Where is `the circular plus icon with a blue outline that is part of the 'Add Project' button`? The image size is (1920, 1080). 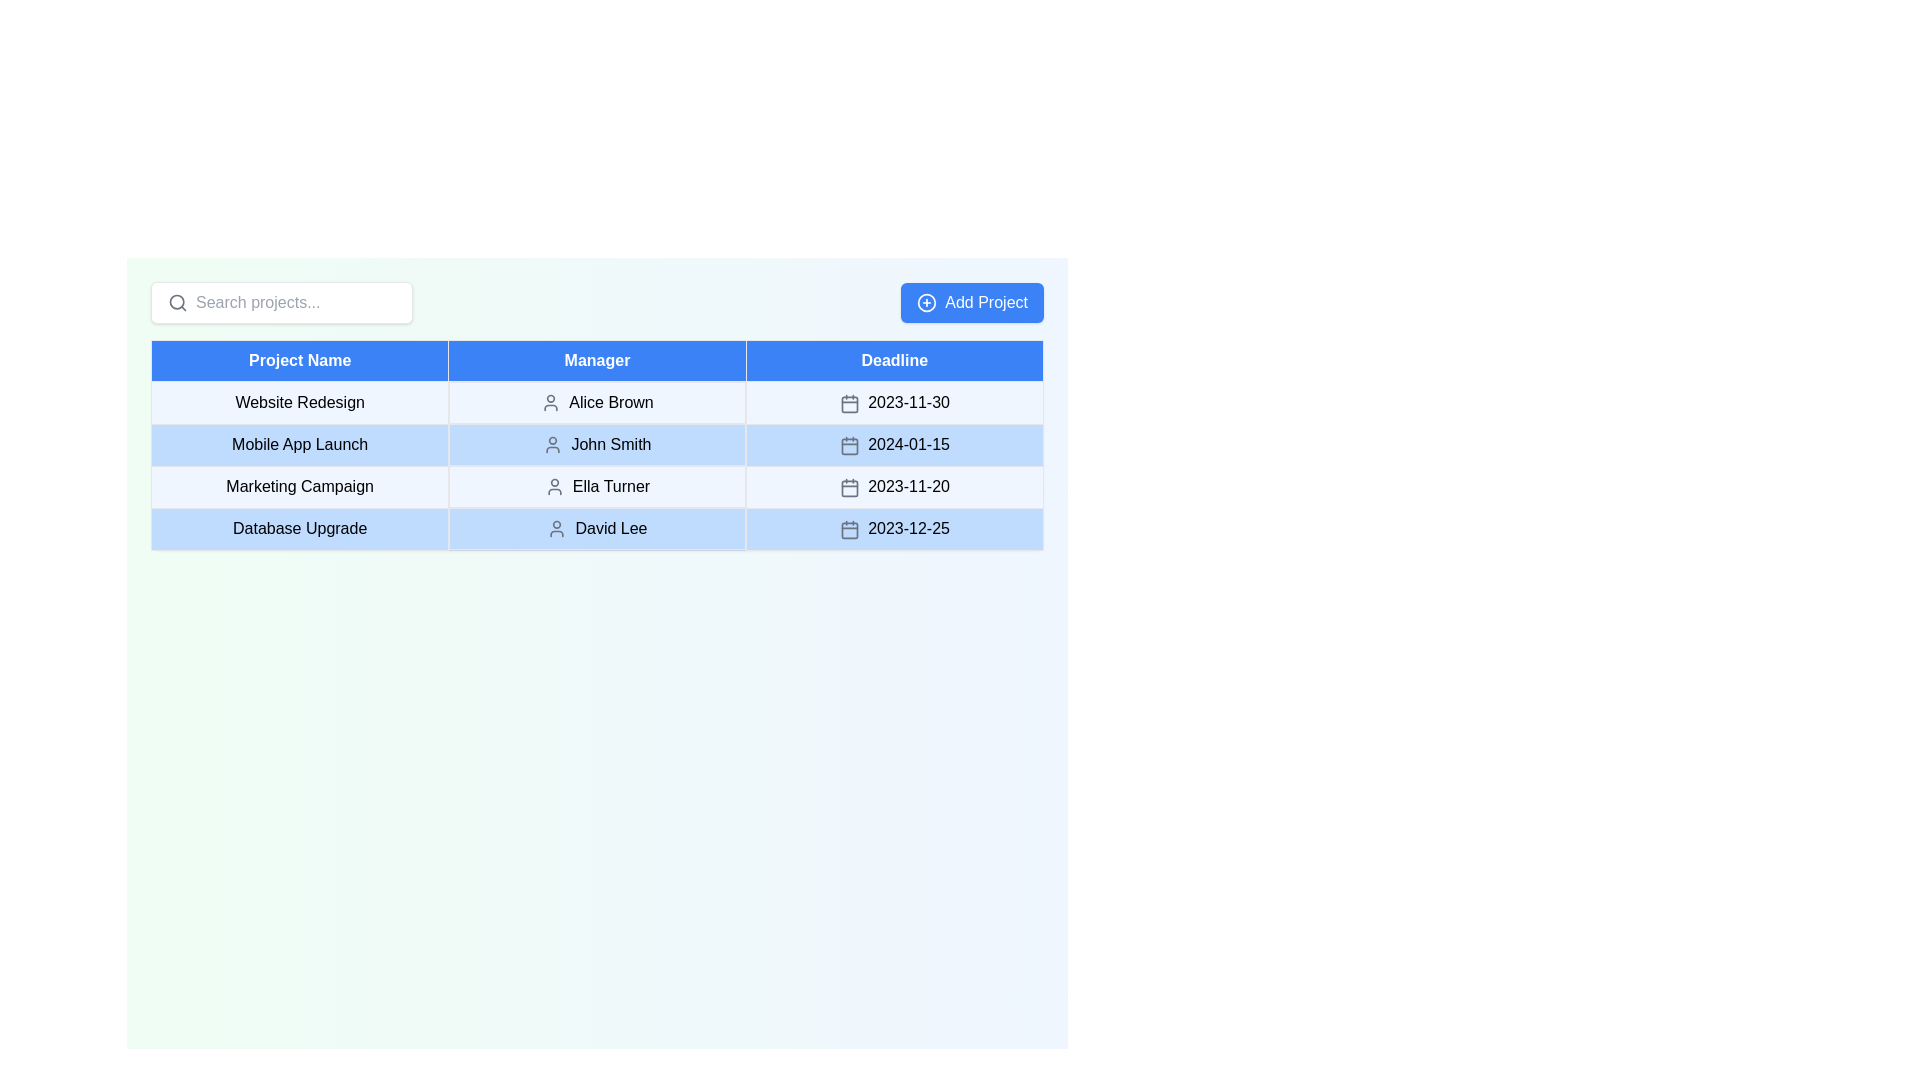
the circular plus icon with a blue outline that is part of the 'Add Project' button is located at coordinates (926, 303).